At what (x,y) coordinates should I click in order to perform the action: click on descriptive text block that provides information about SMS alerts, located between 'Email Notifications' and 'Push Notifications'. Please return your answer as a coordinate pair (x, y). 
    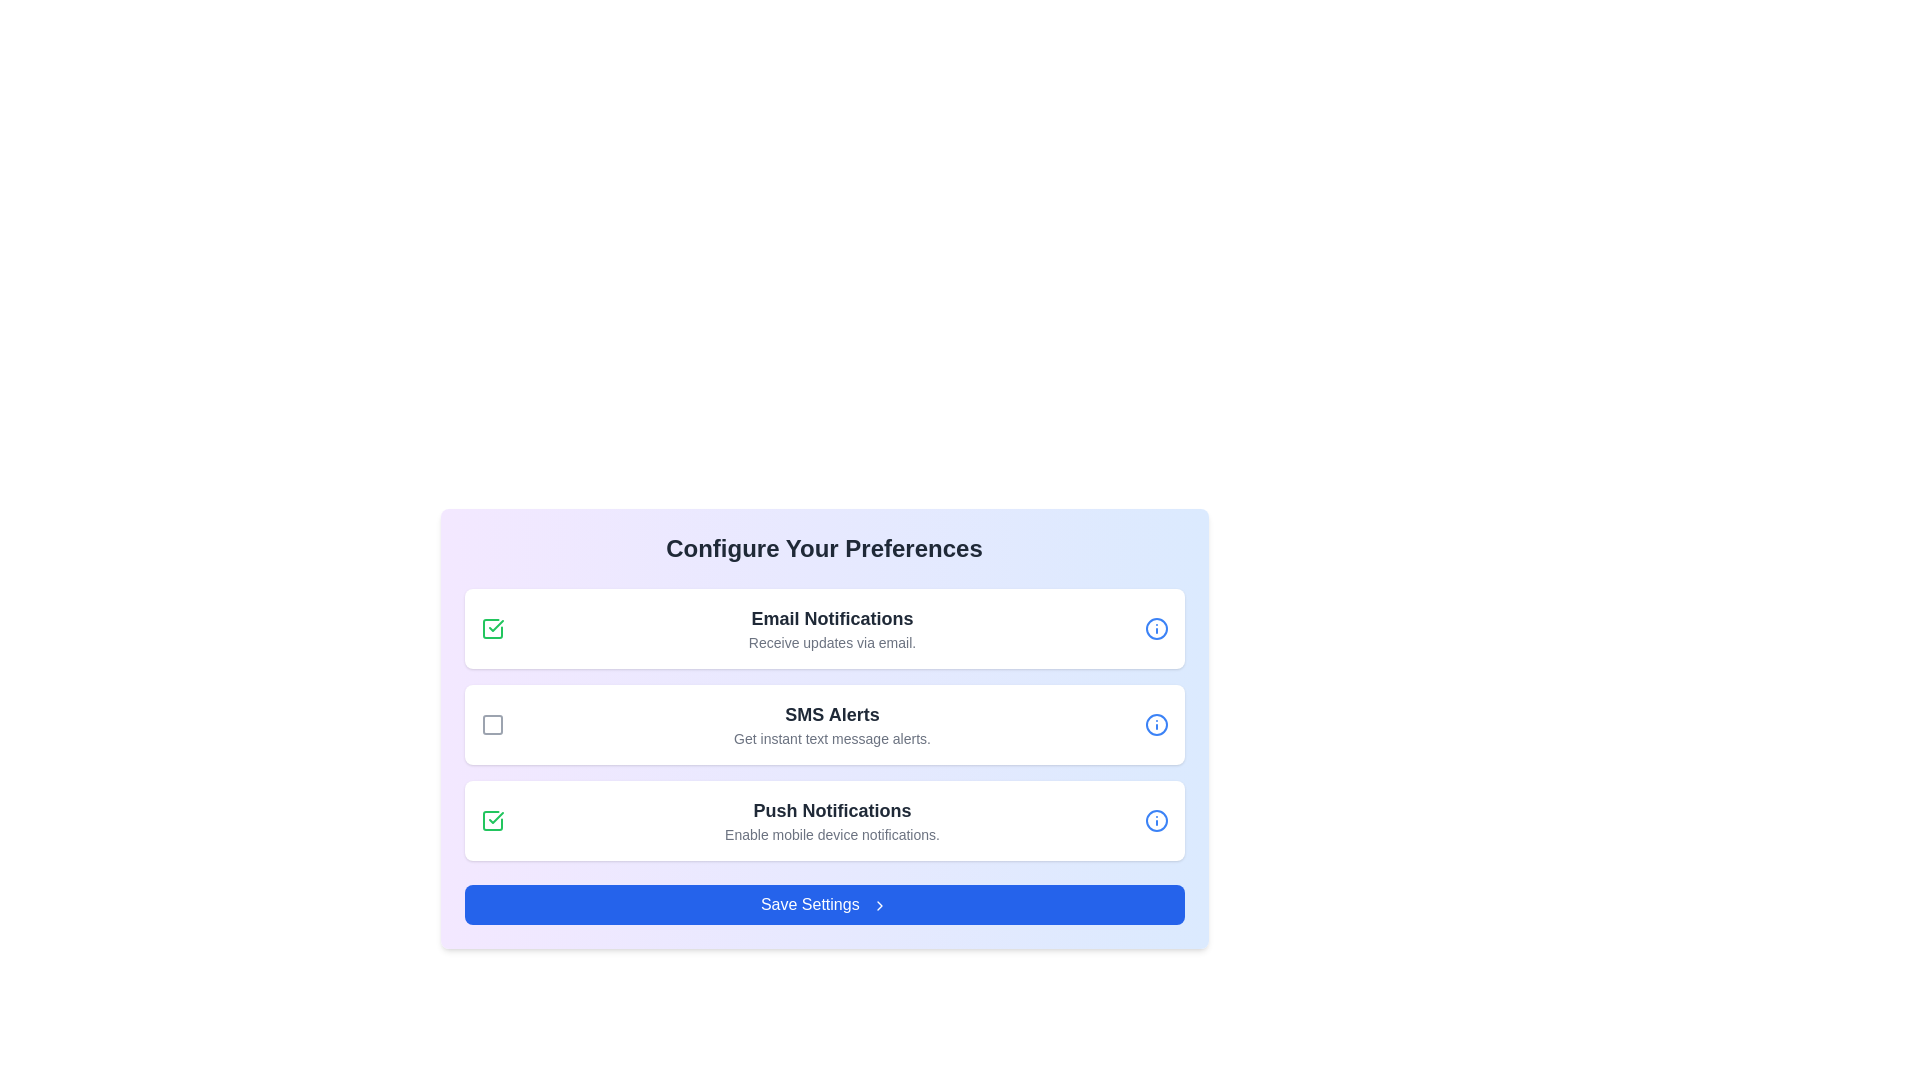
    Looking at the image, I should click on (832, 725).